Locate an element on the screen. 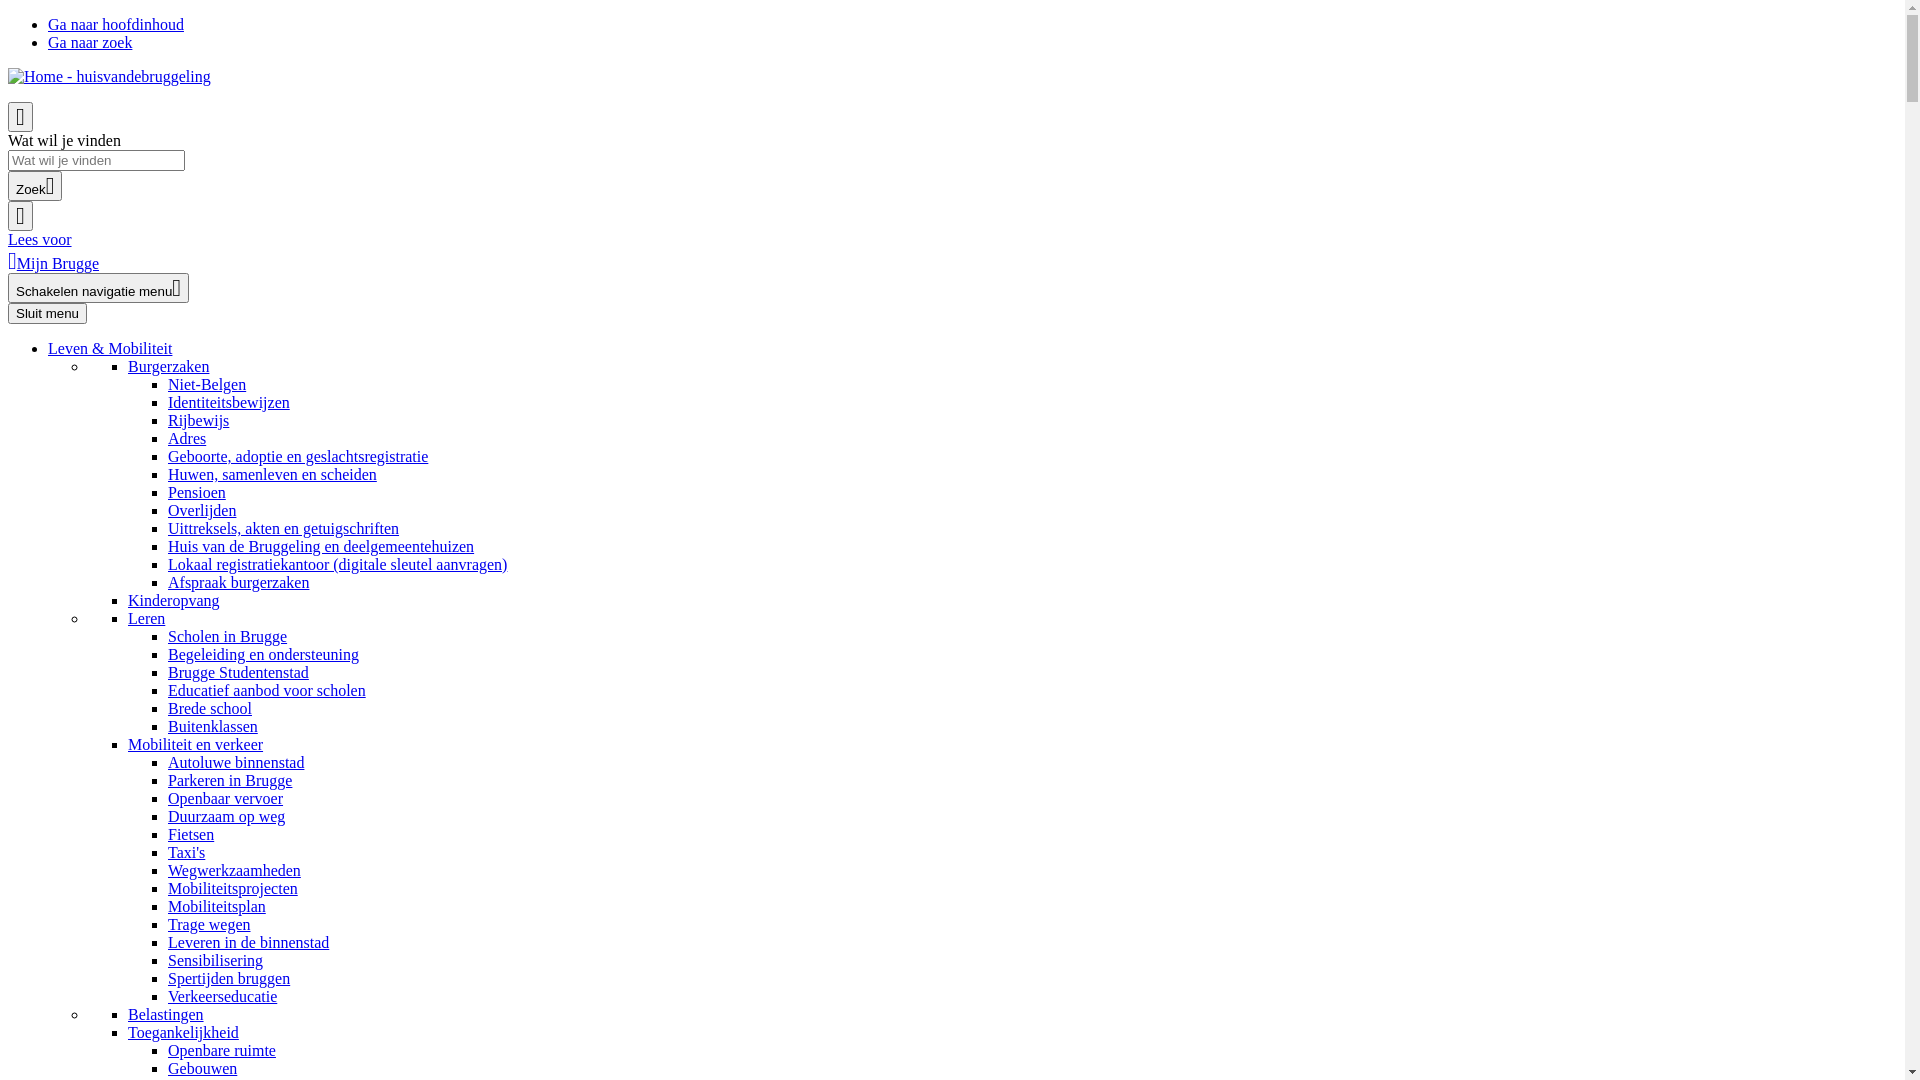  'Huis van de Bruggeling en deelgemeentehuizen' is located at coordinates (321, 546).